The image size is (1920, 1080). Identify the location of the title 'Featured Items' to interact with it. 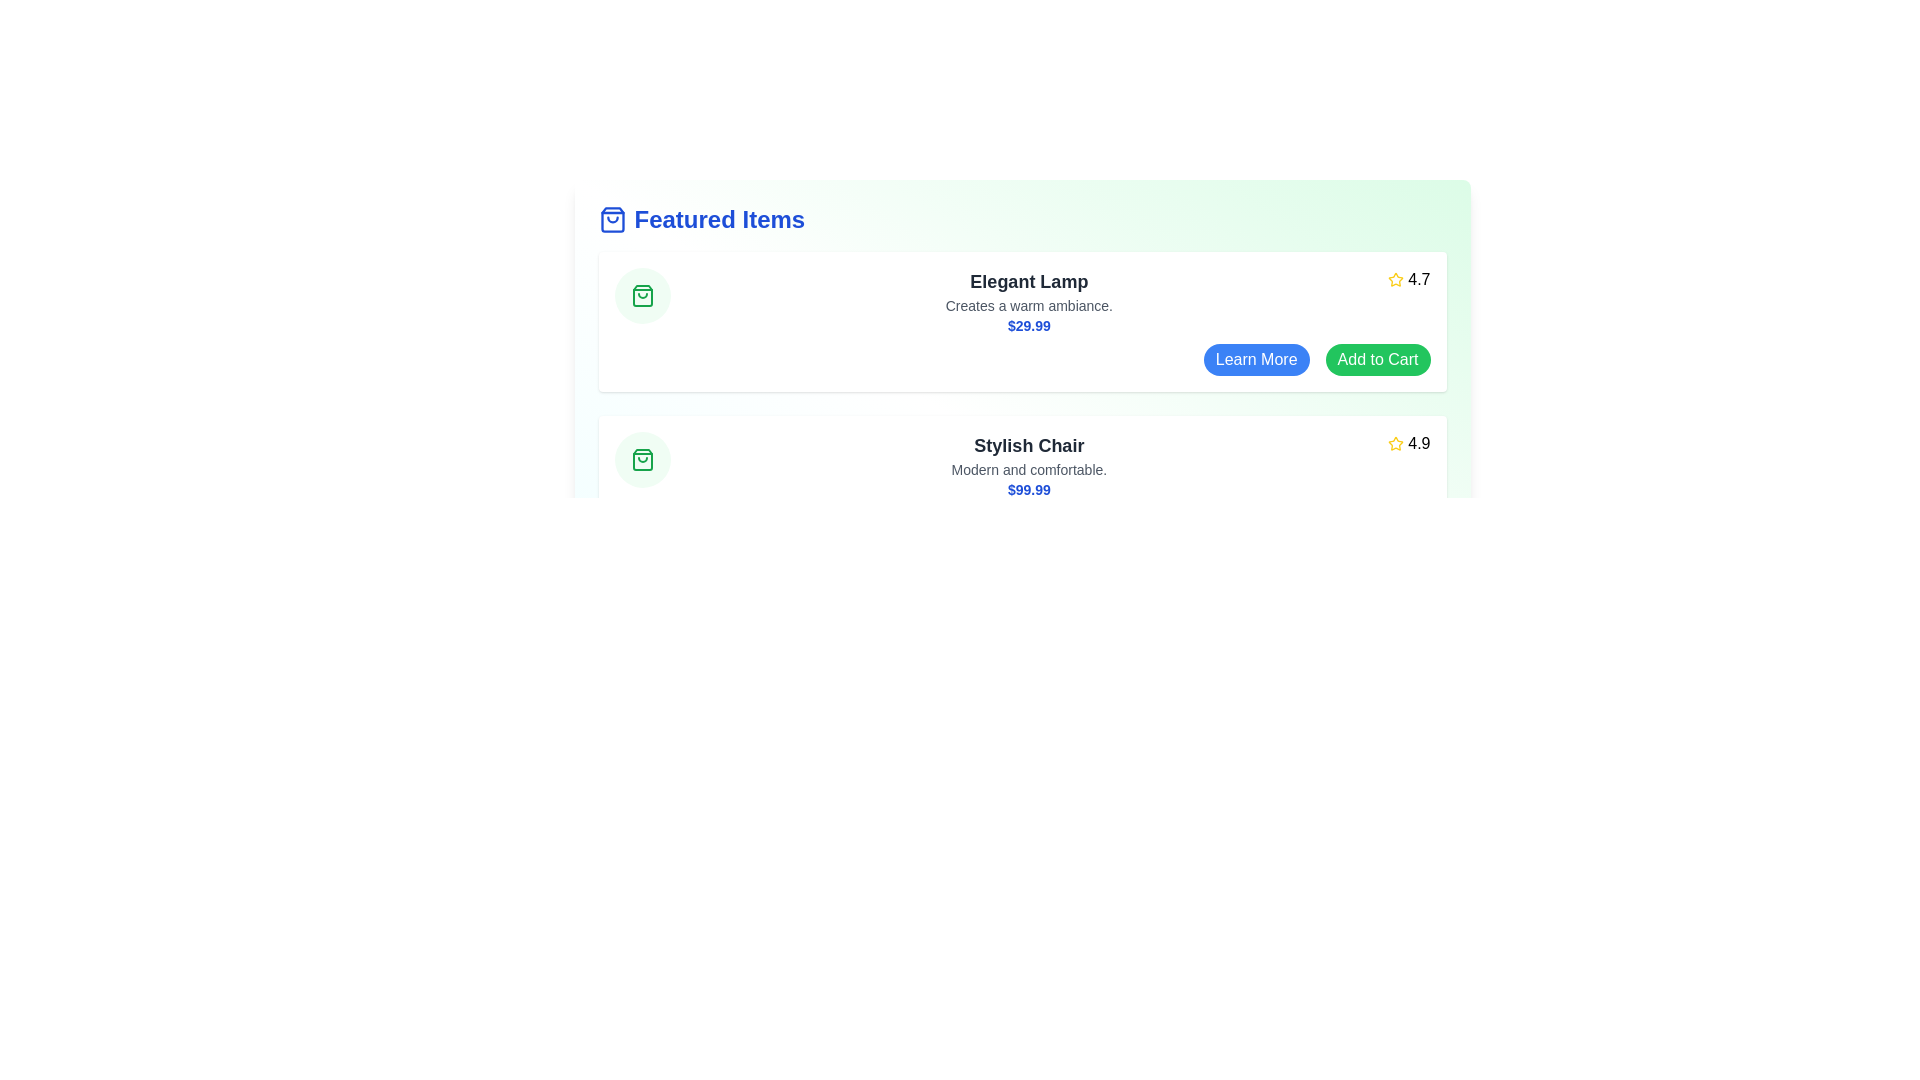
(1022, 219).